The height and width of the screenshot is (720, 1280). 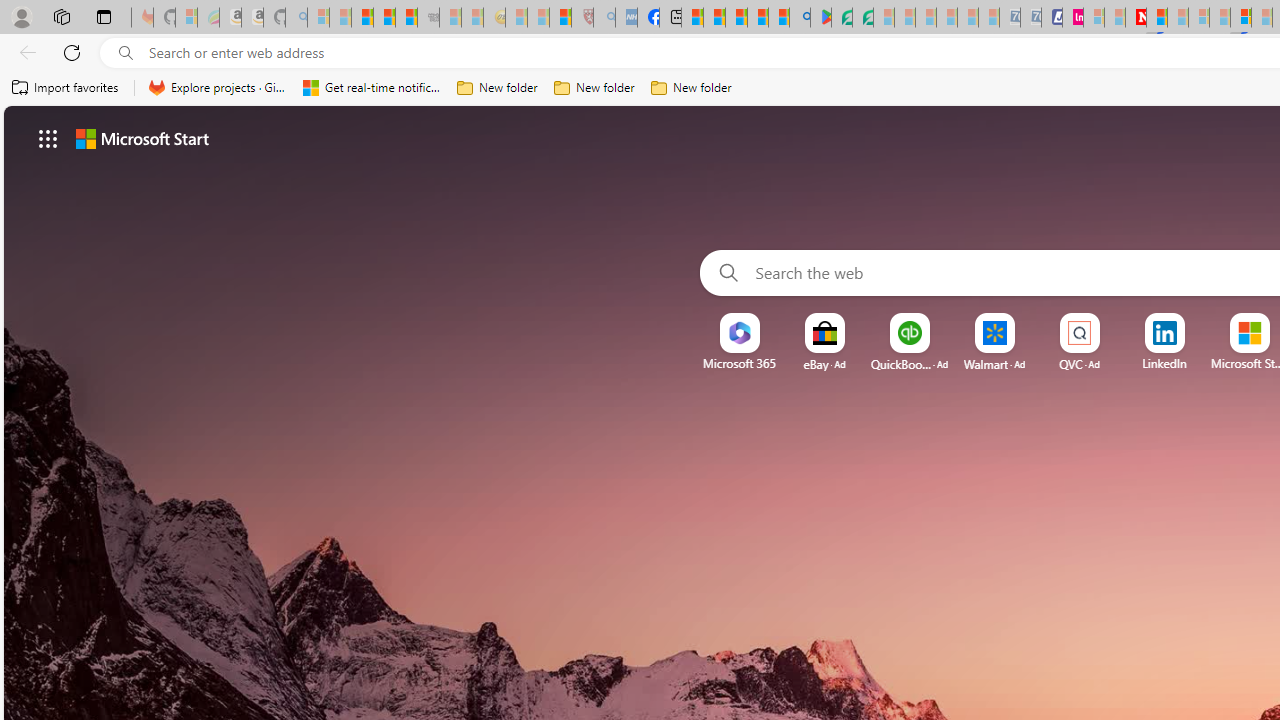 I want to click on 'Terms of Use Agreement', so click(x=842, y=17).